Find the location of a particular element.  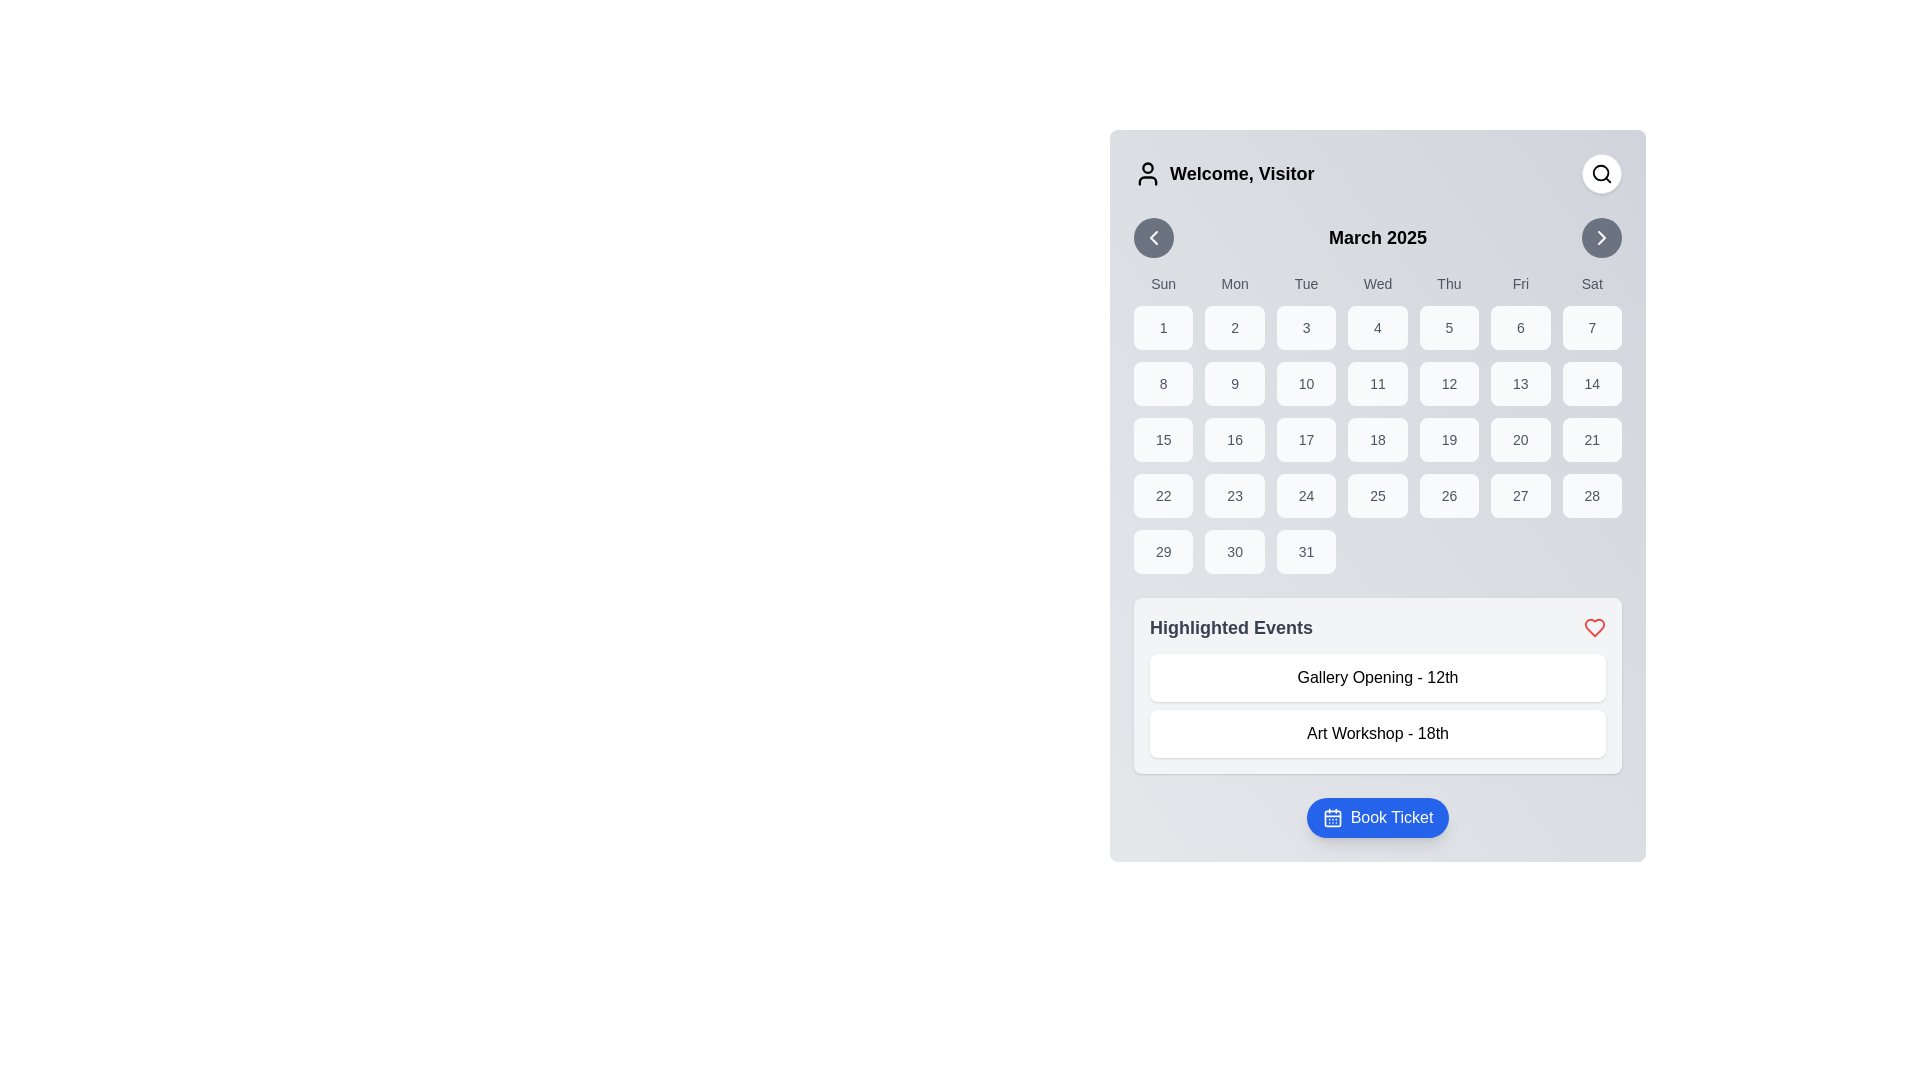

the Calendar day cell displaying the number '15' in the fourth row and first column of the March 2025 calendar is located at coordinates (1163, 438).